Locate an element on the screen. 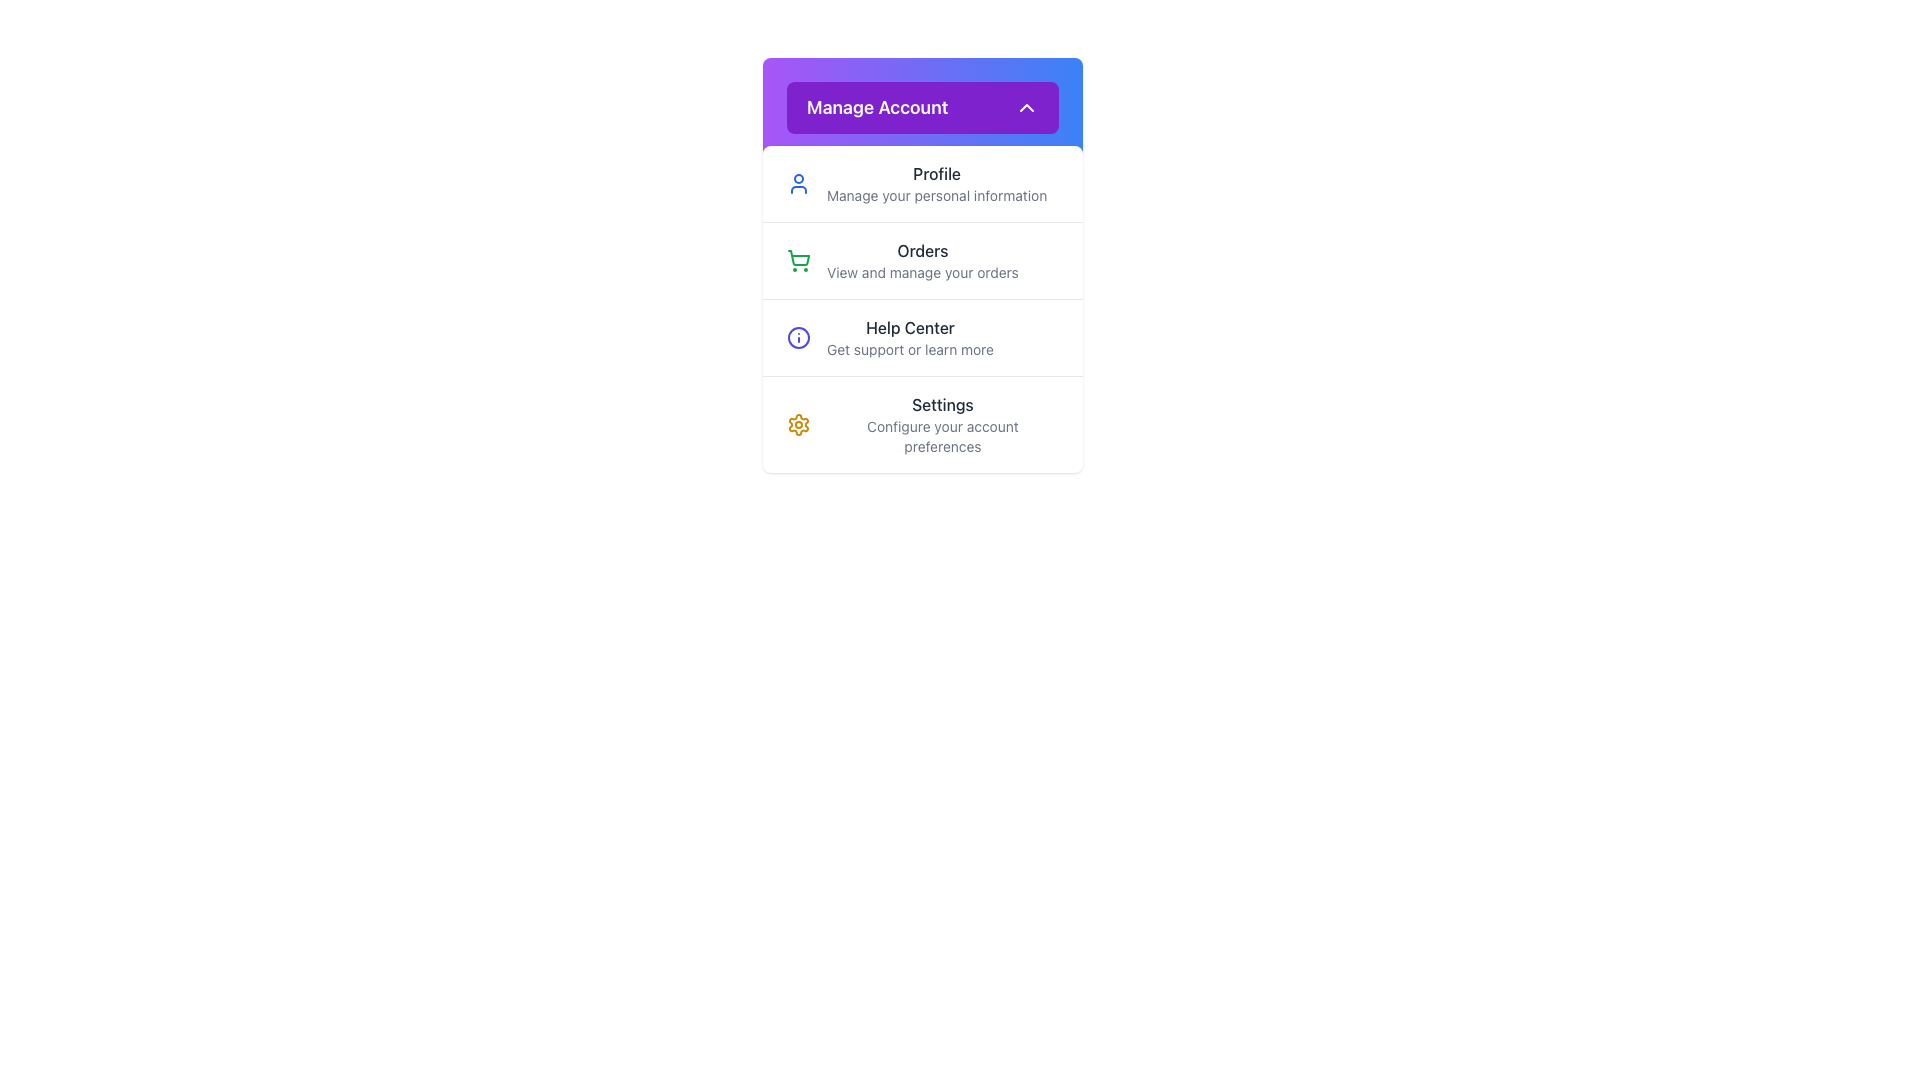 Image resolution: width=1920 pixels, height=1080 pixels. the text label providing additional context about the 'Profile' section, located directly underneath the 'Profile' header in the account management dropdown is located at coordinates (936, 196).